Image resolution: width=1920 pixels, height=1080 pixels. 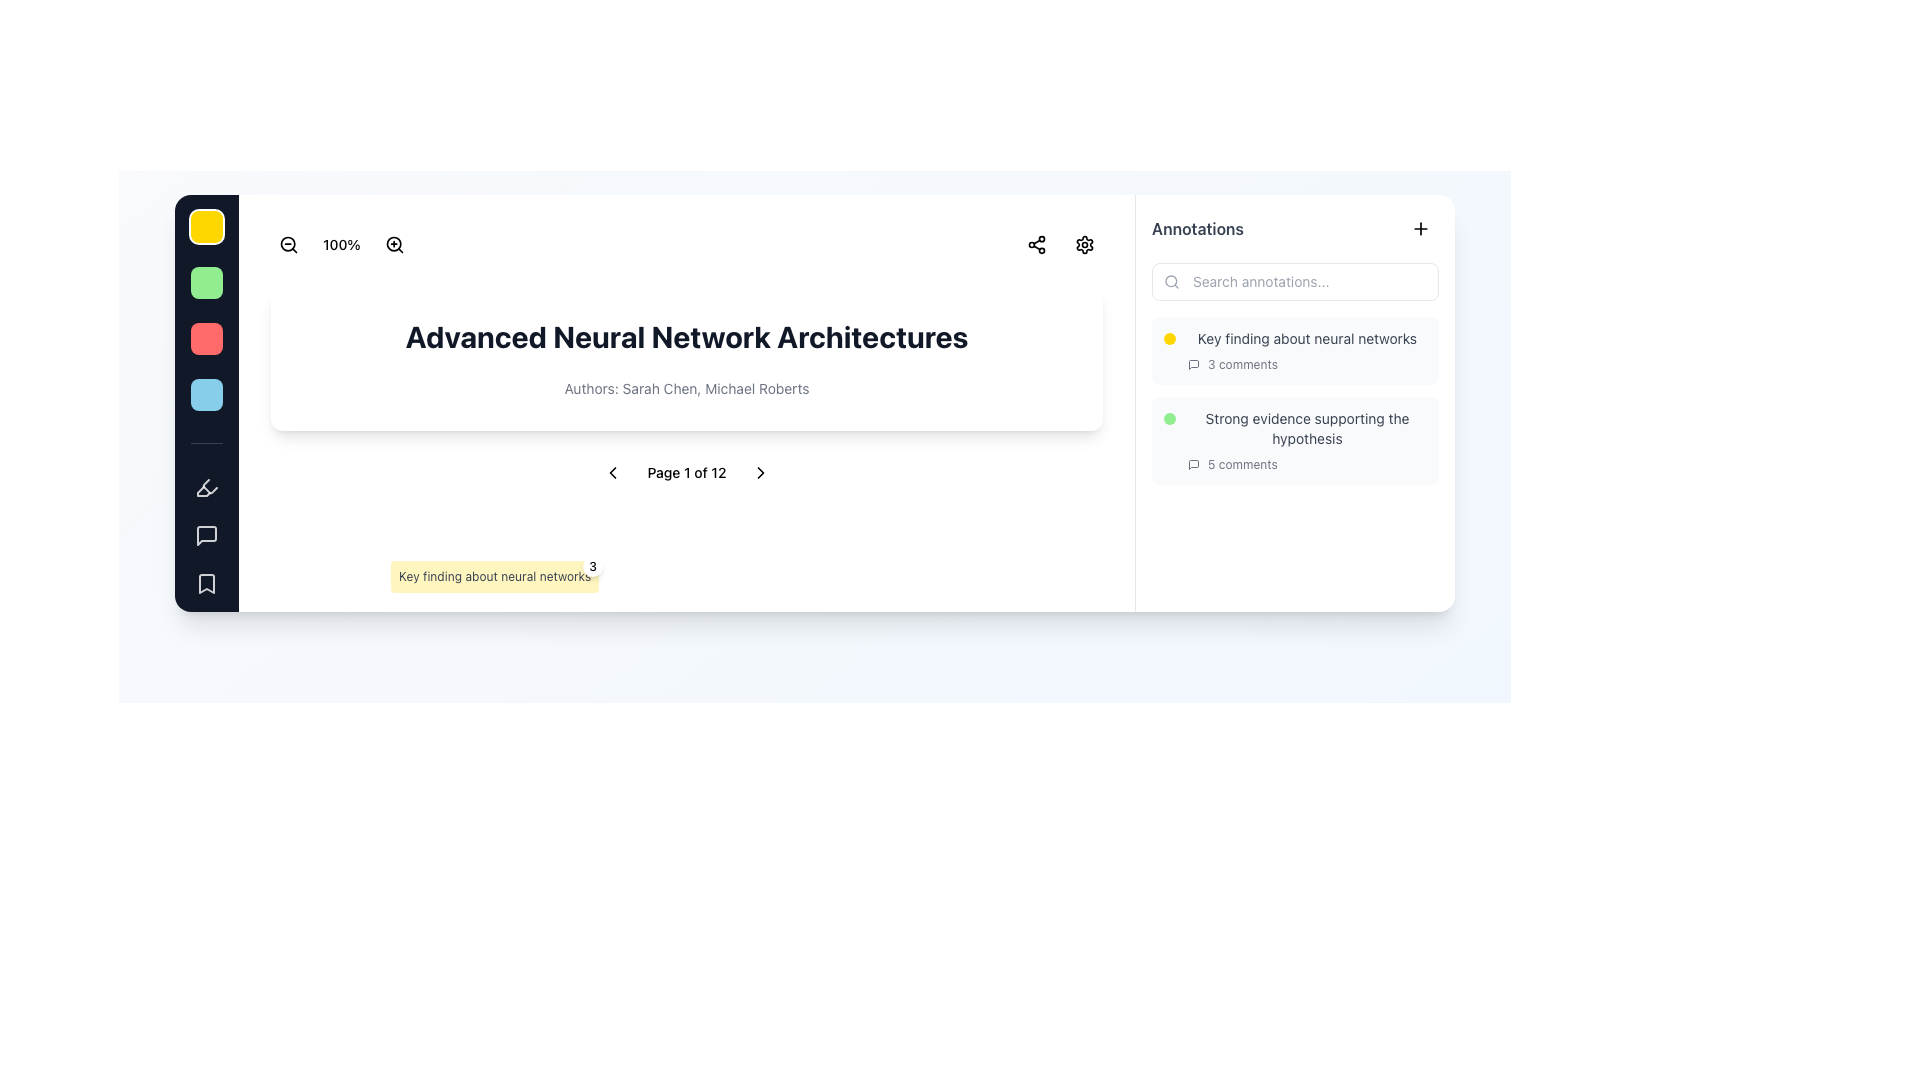 What do you see at coordinates (1036, 244) in the screenshot?
I see `the share button located in the top-right corner of the main content section, adjacent to a settings icon` at bounding box center [1036, 244].